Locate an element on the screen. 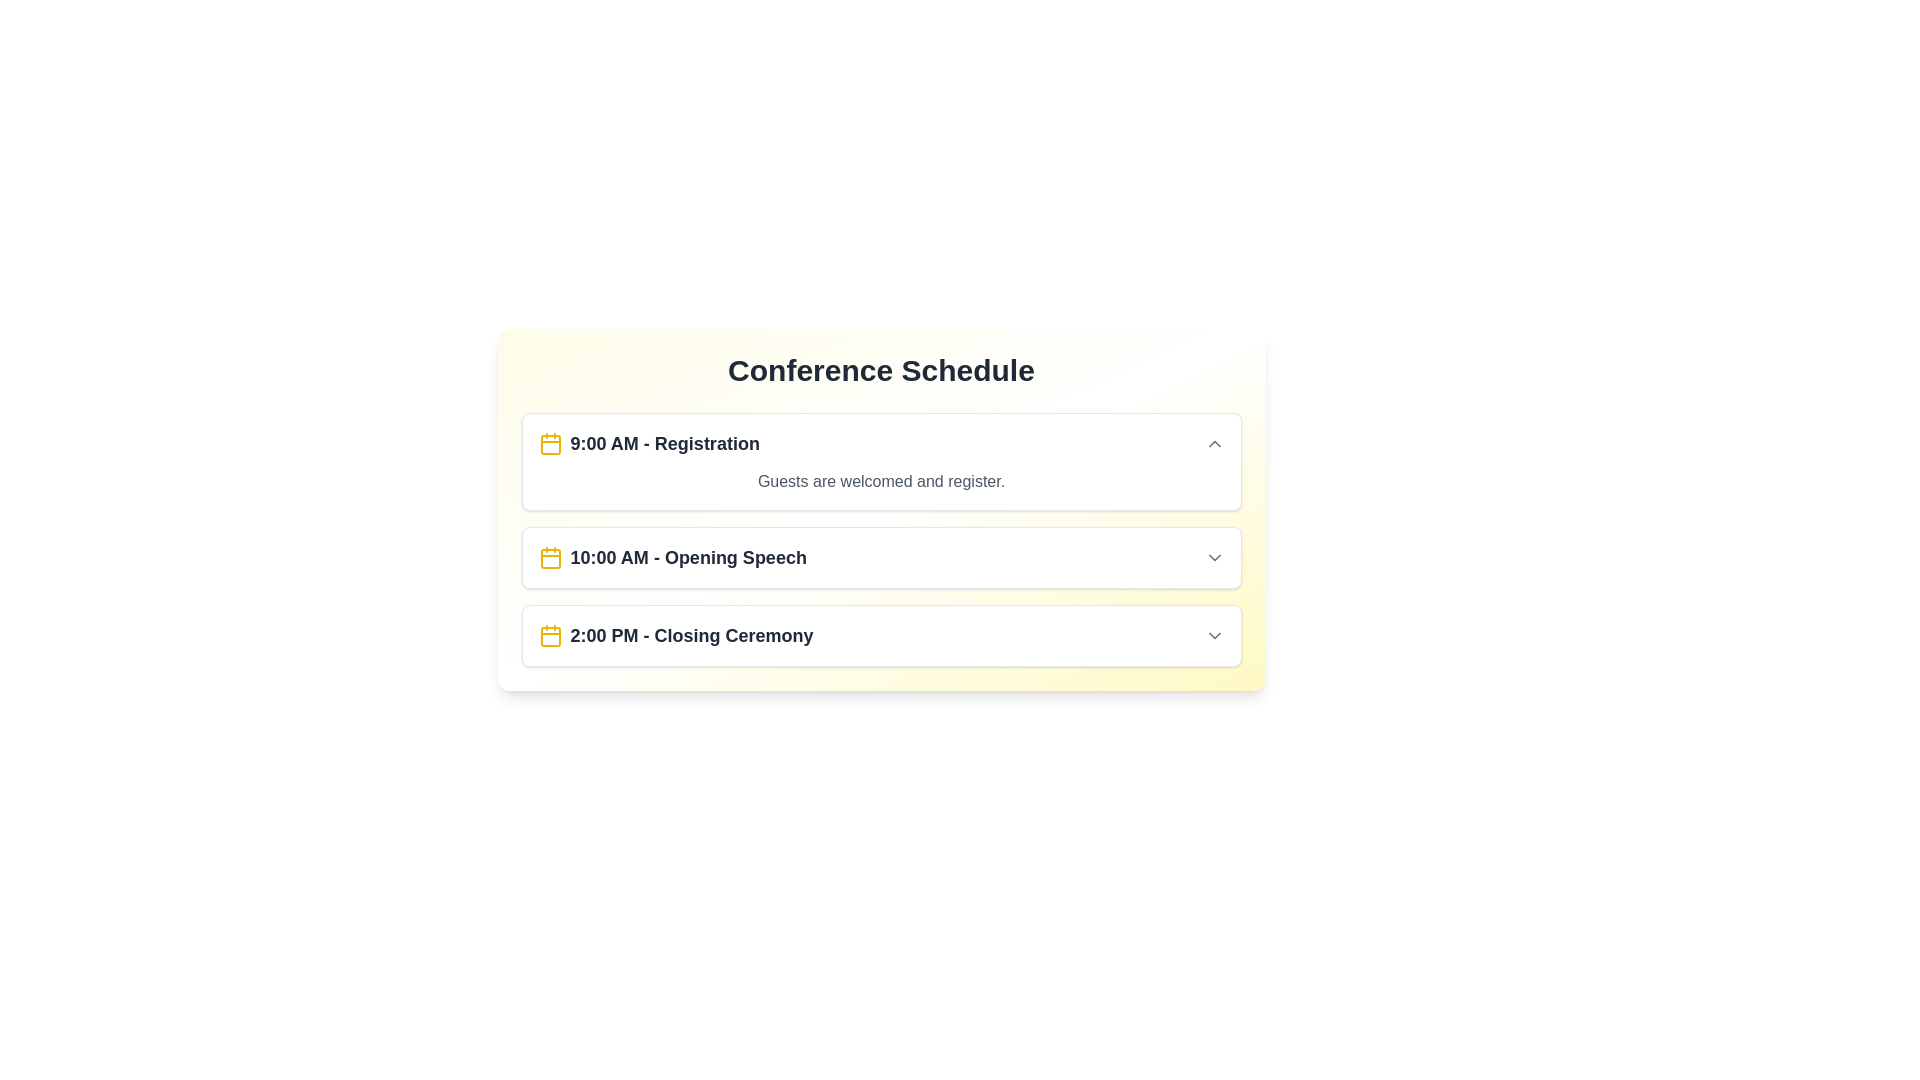  text '9:00 AM - Registration' from the bold text component located in the first item of the conference schedule list is located at coordinates (665, 442).